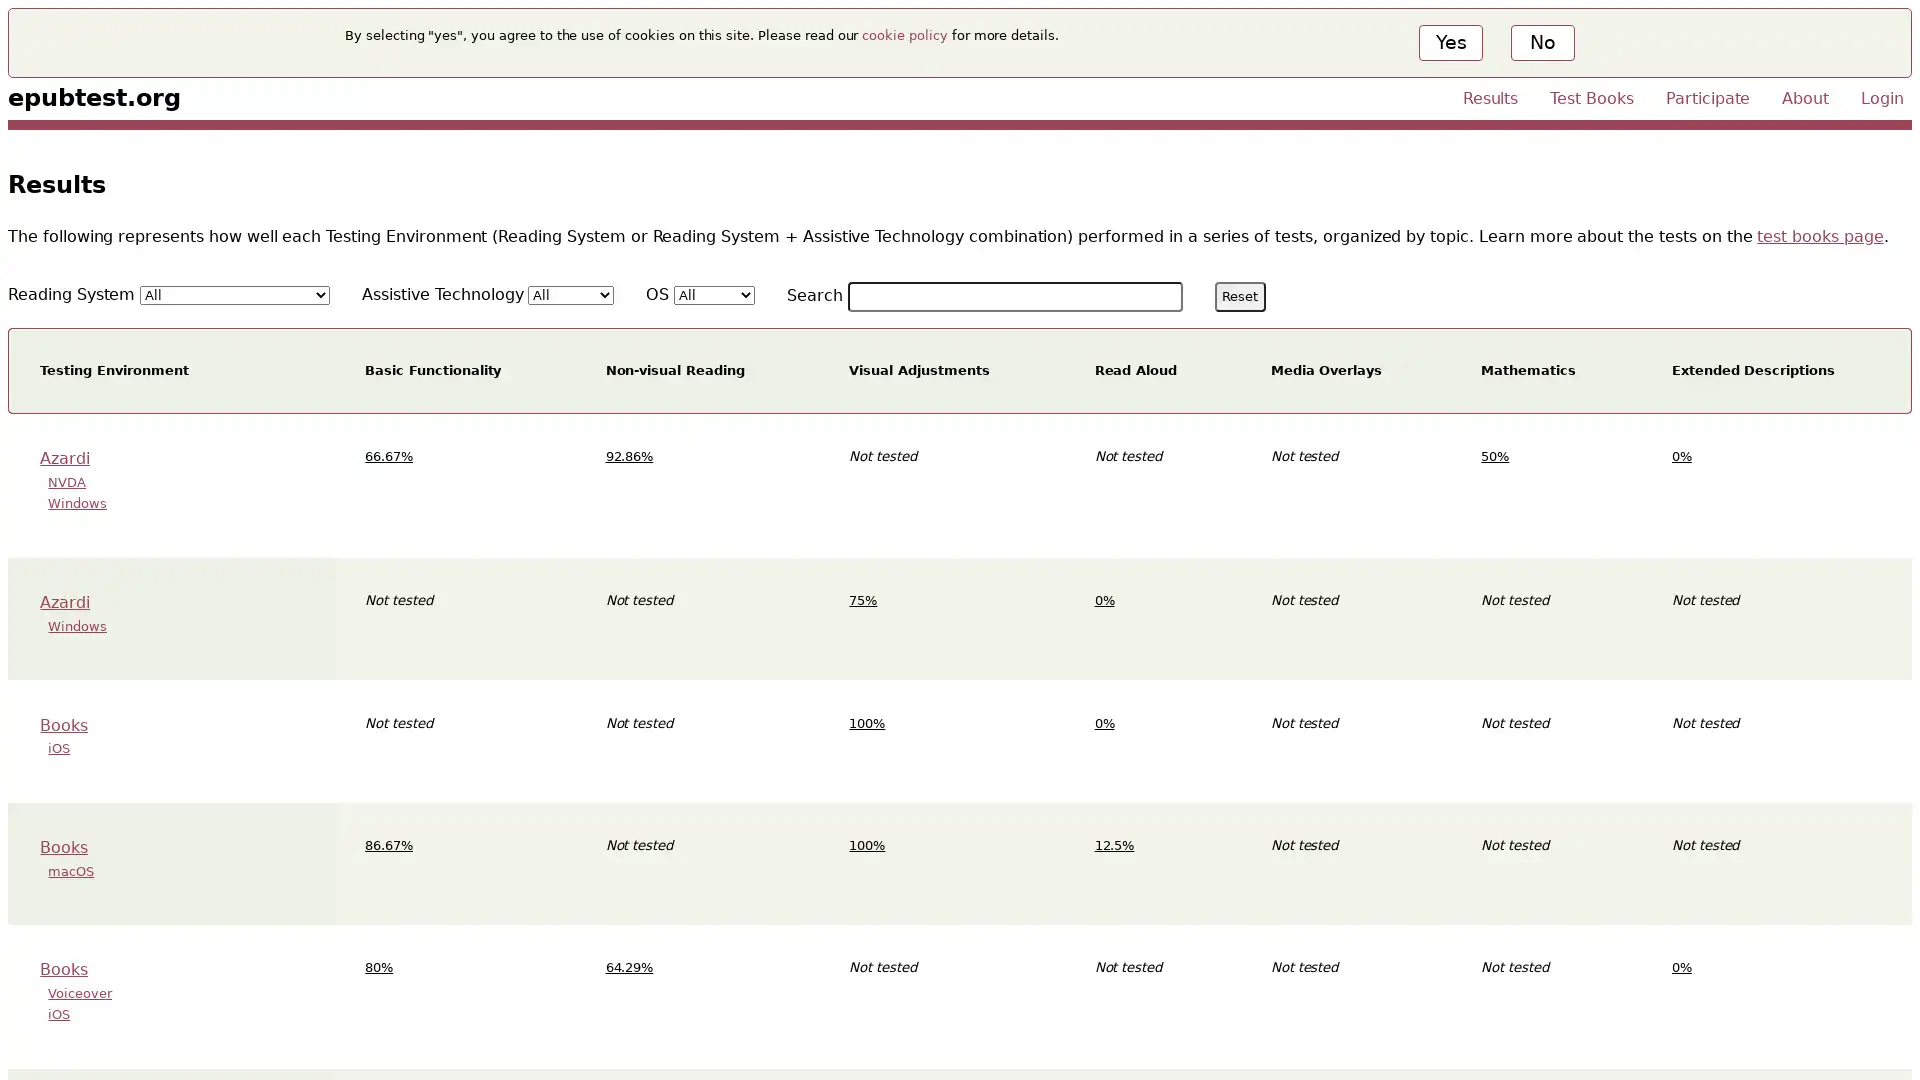  Describe the element at coordinates (917, 370) in the screenshot. I see `Visual Adjustments` at that location.